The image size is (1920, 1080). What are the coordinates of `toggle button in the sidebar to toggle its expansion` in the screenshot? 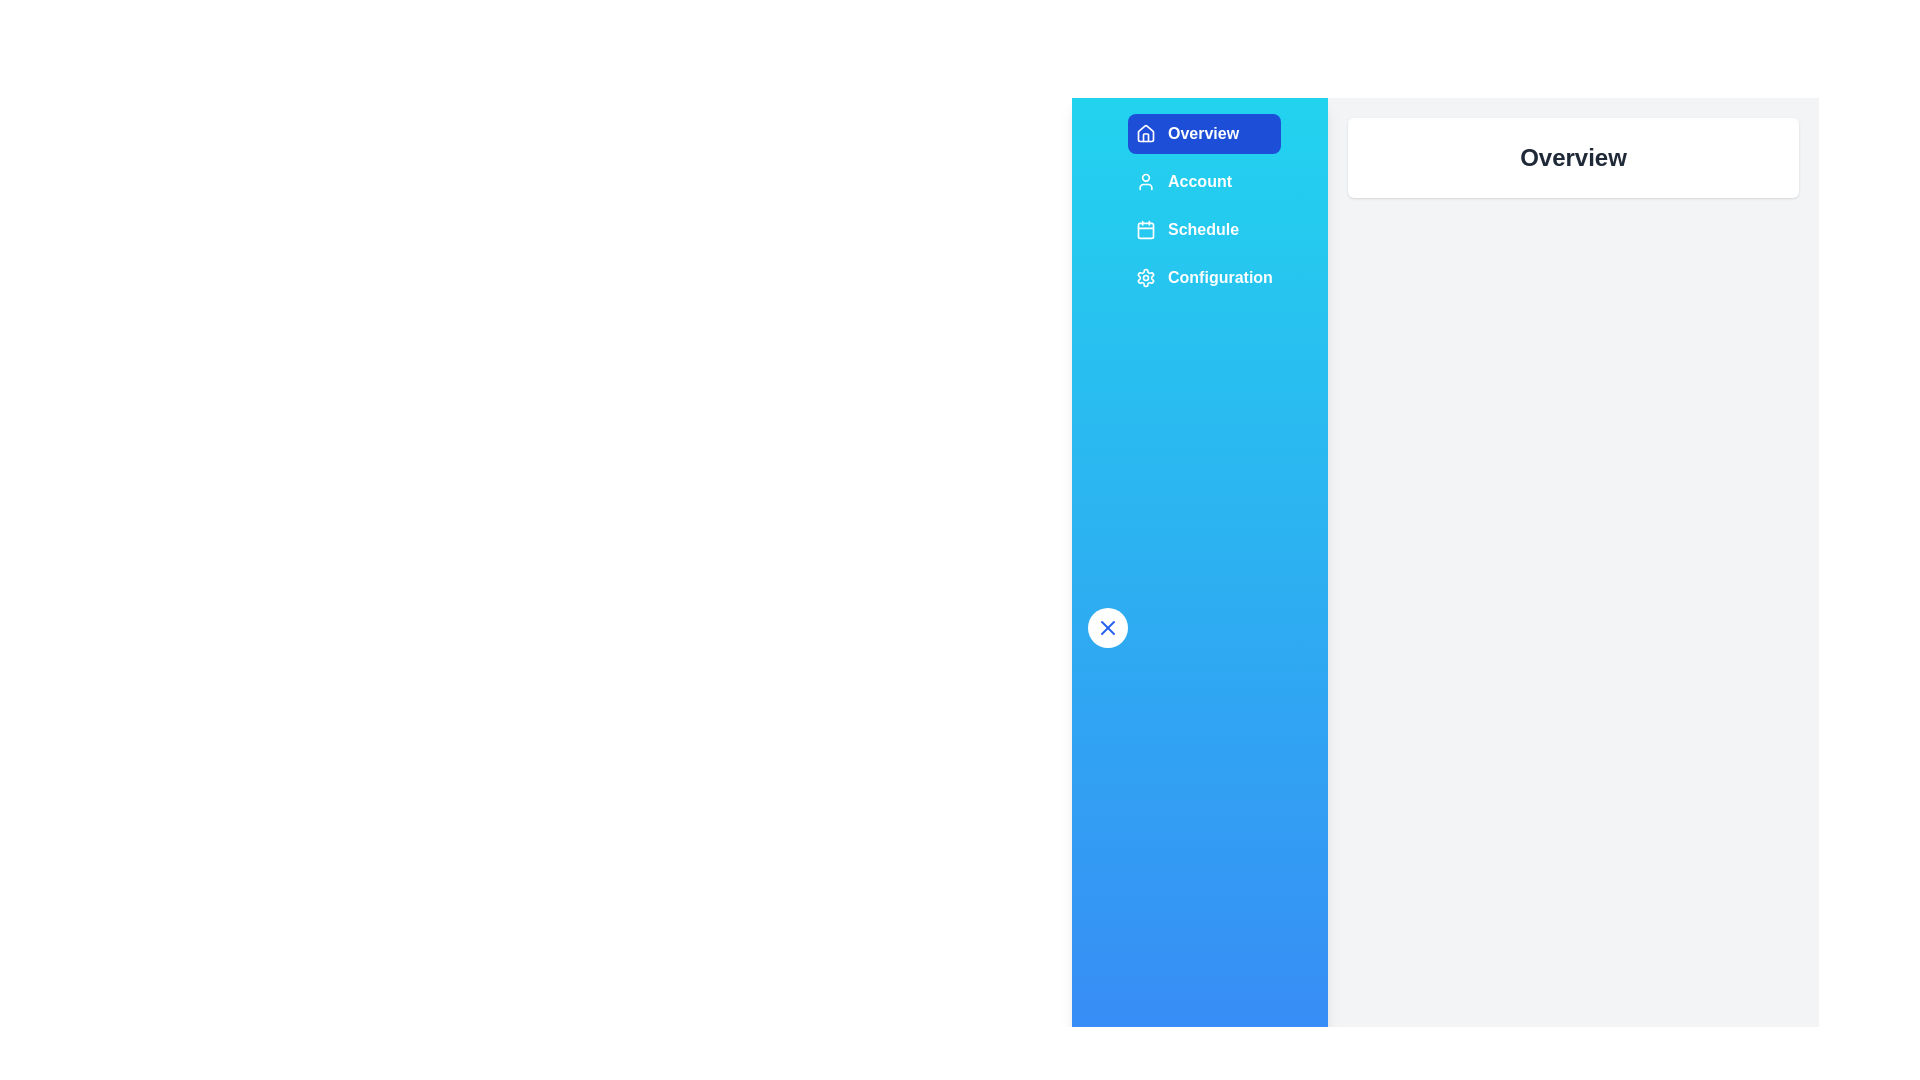 It's located at (1107, 627).